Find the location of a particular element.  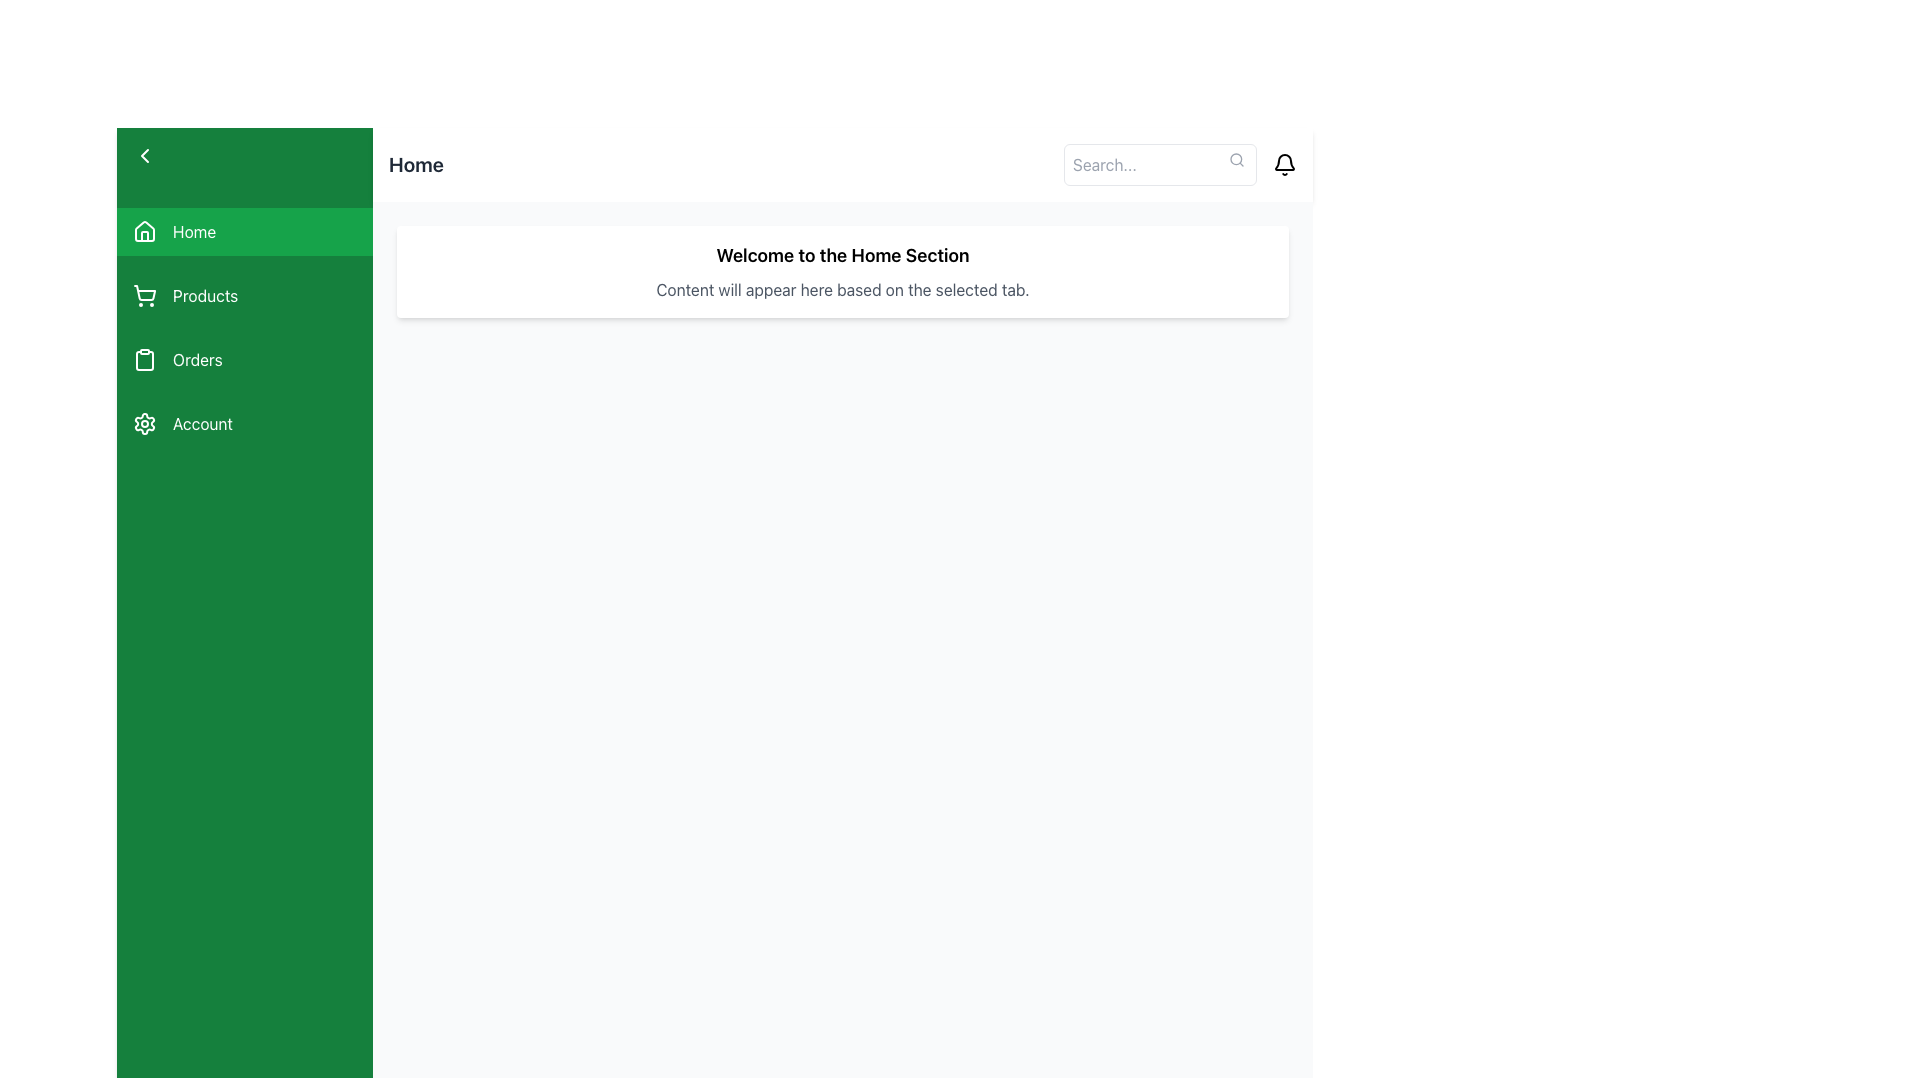

the first button in the vertical stack on the left sidebar is located at coordinates (243, 230).